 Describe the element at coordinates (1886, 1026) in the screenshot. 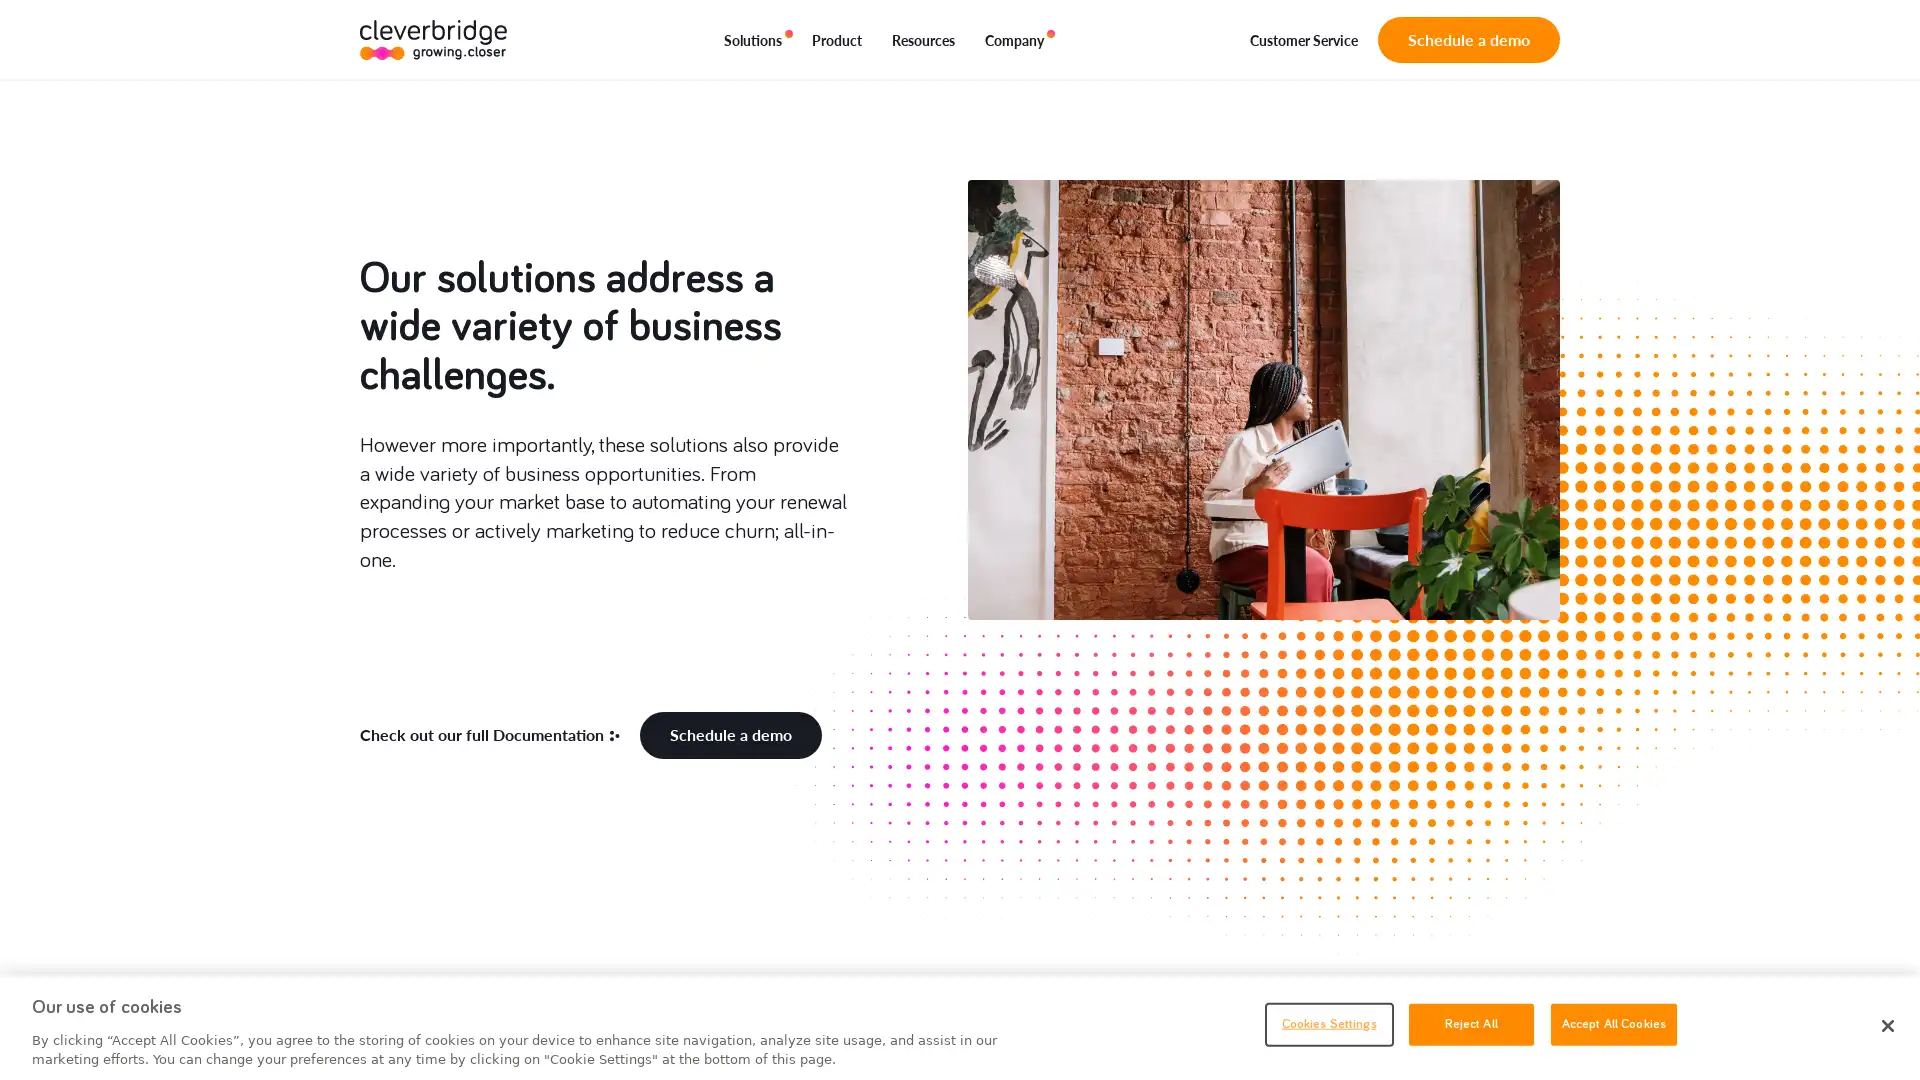

I see `Close` at that location.